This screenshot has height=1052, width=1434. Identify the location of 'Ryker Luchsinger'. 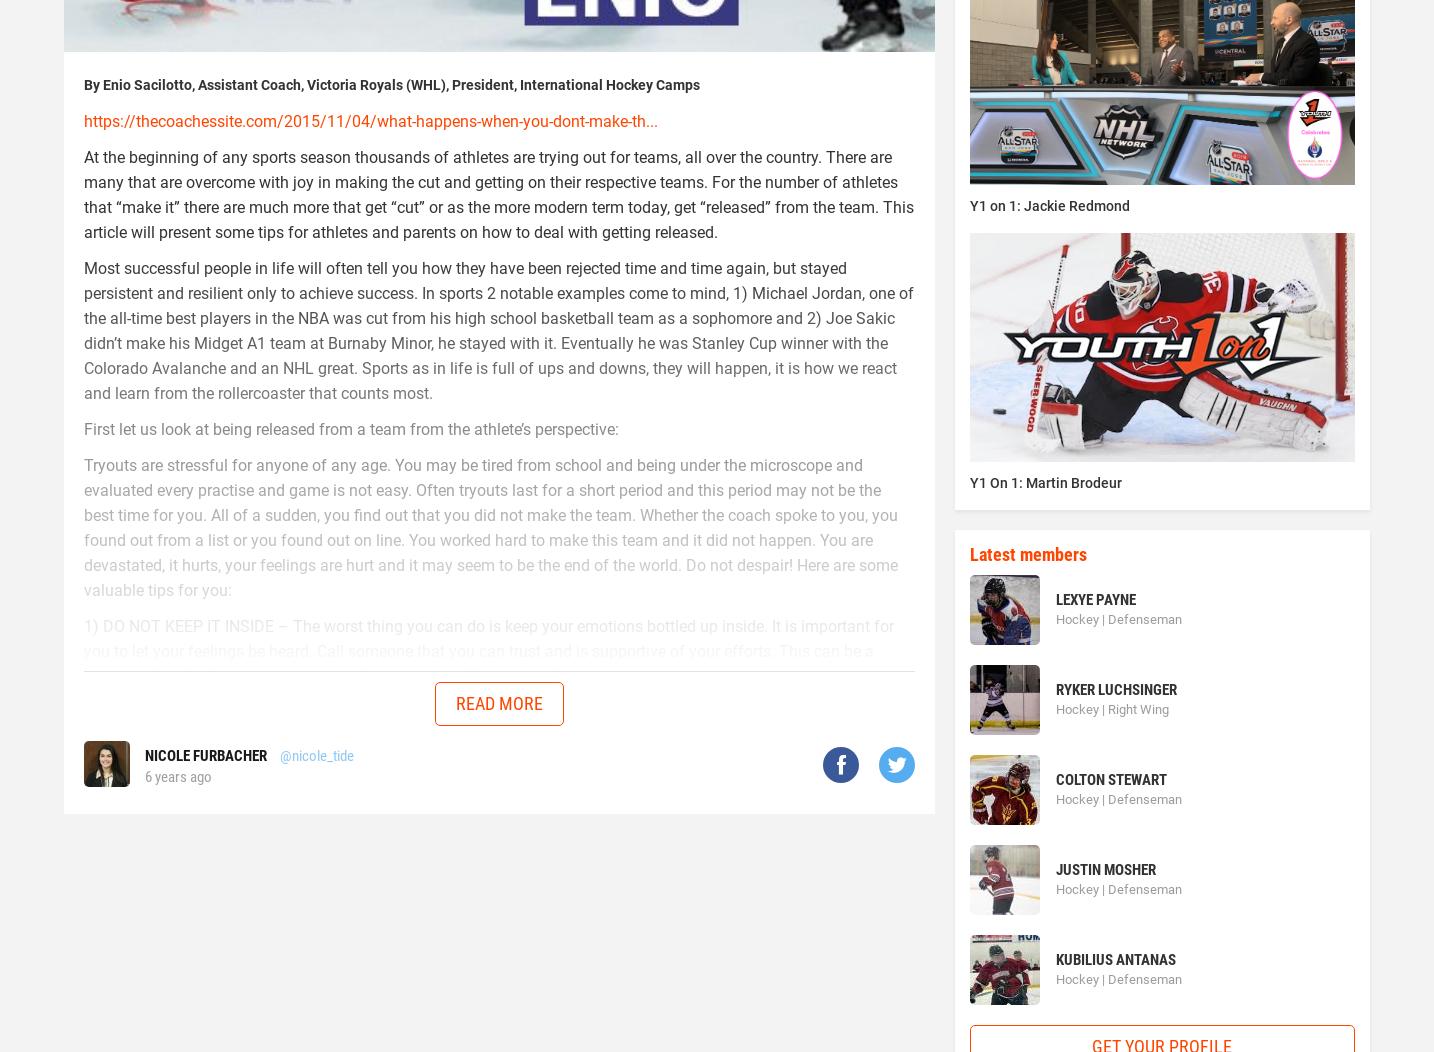
(1115, 687).